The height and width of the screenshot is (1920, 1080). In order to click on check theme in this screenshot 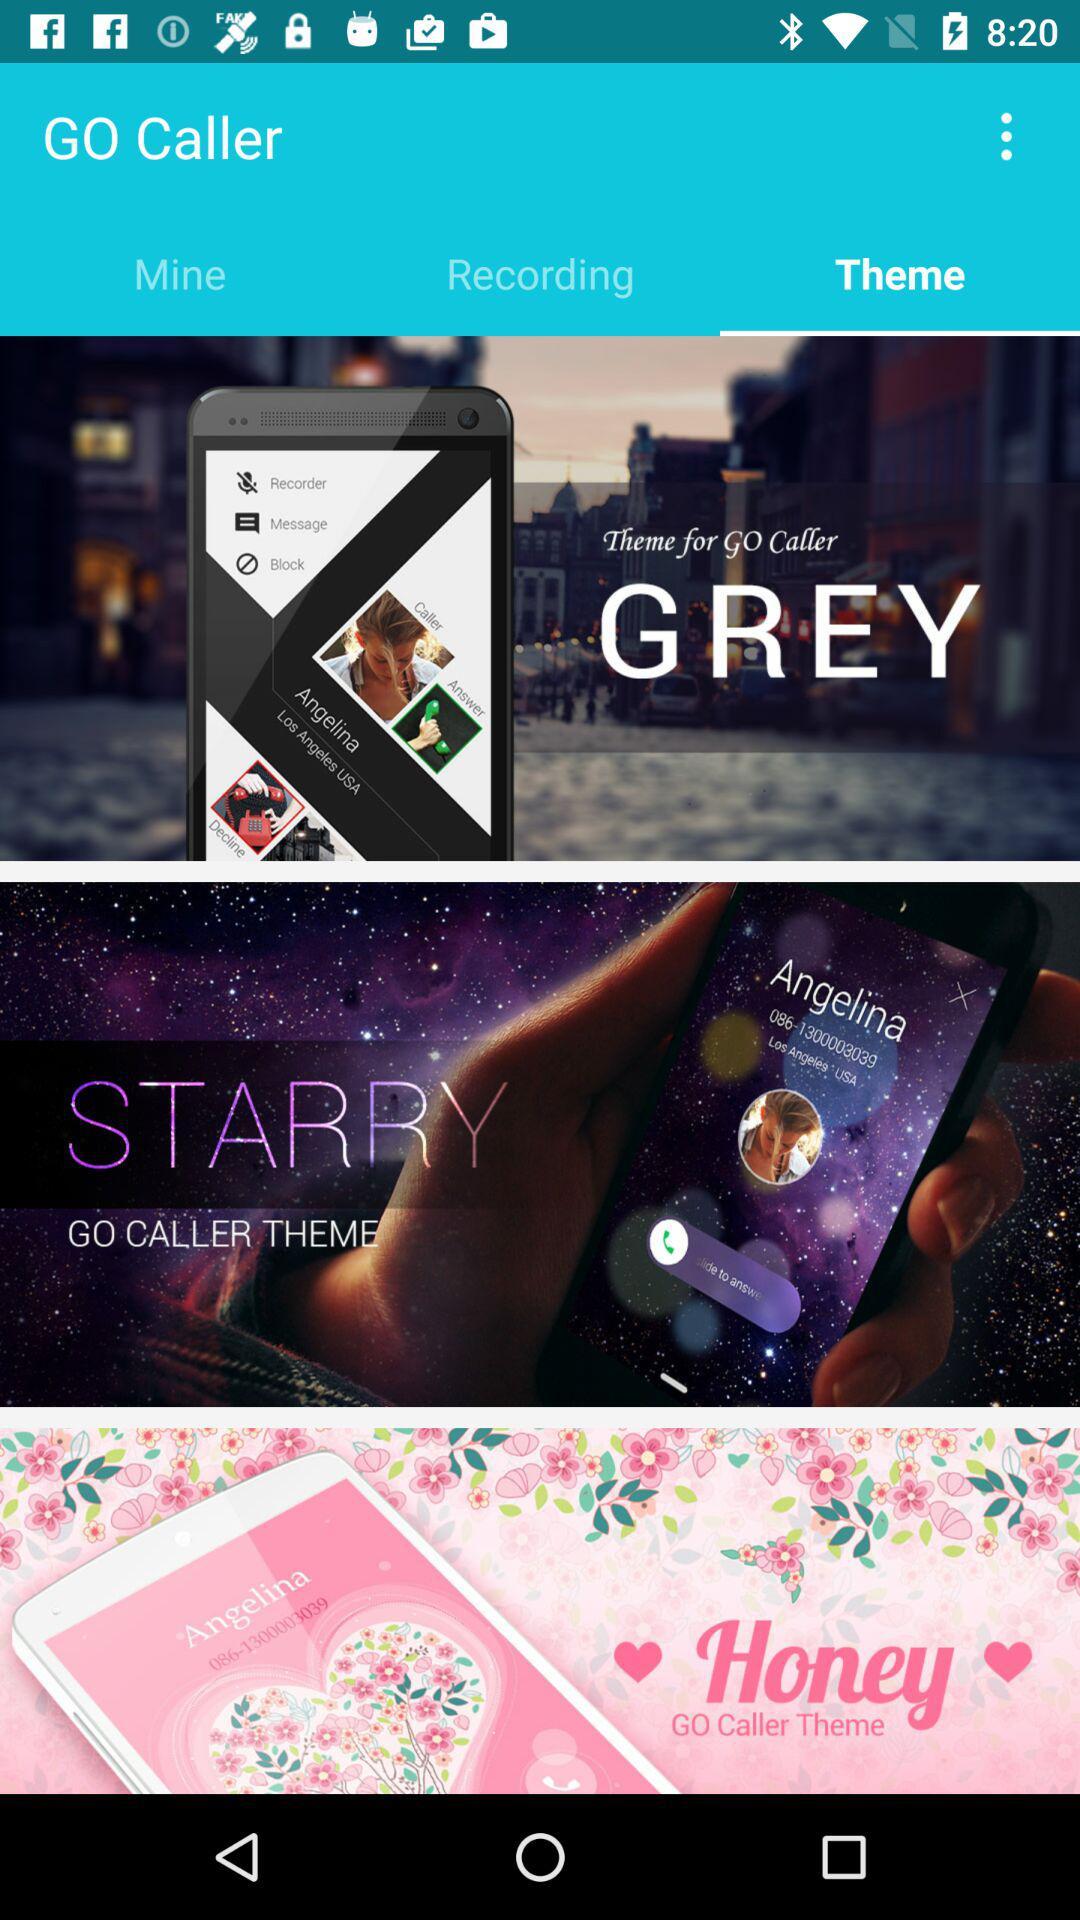, I will do `click(540, 1611)`.